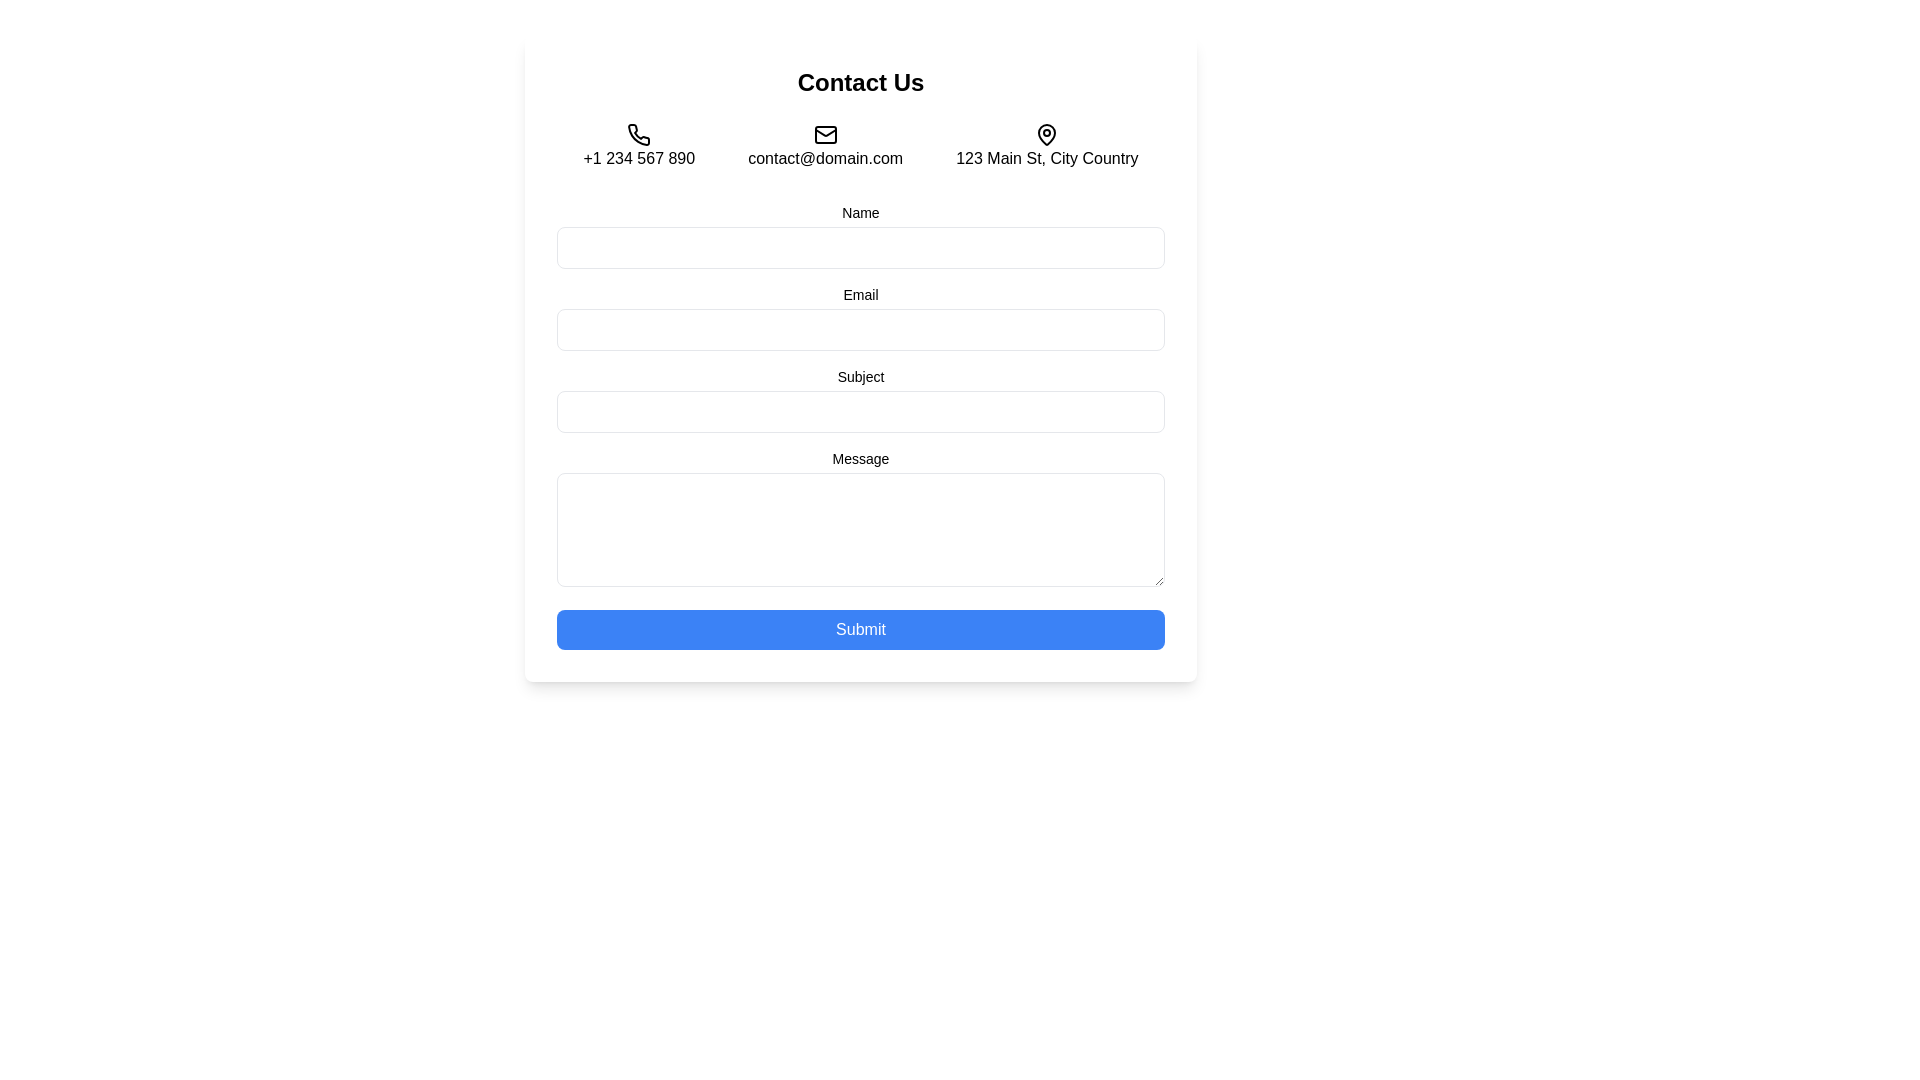 The height and width of the screenshot is (1080, 1920). I want to click on the 'Submit' button with a blue background and white text to change its background color, so click(860, 628).